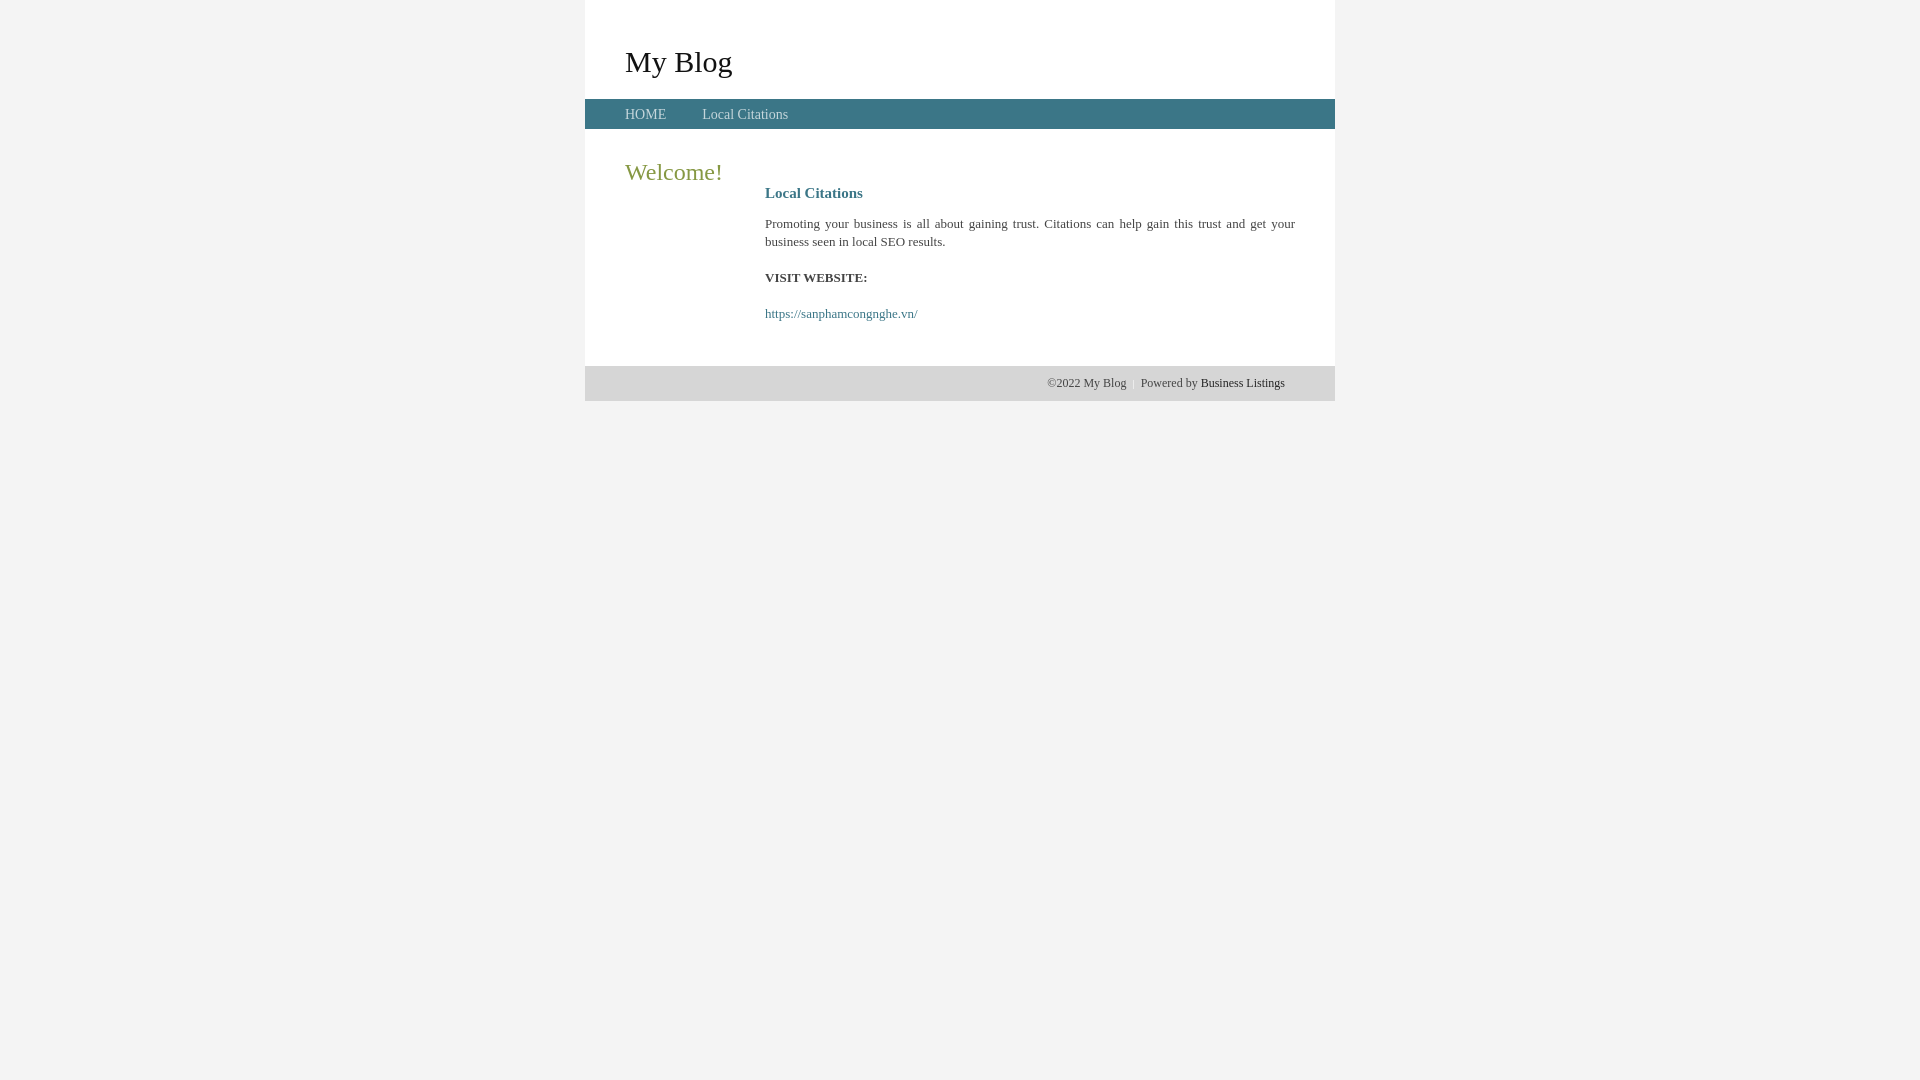  What do you see at coordinates (678, 60) in the screenshot?
I see `'My Blog'` at bounding box center [678, 60].